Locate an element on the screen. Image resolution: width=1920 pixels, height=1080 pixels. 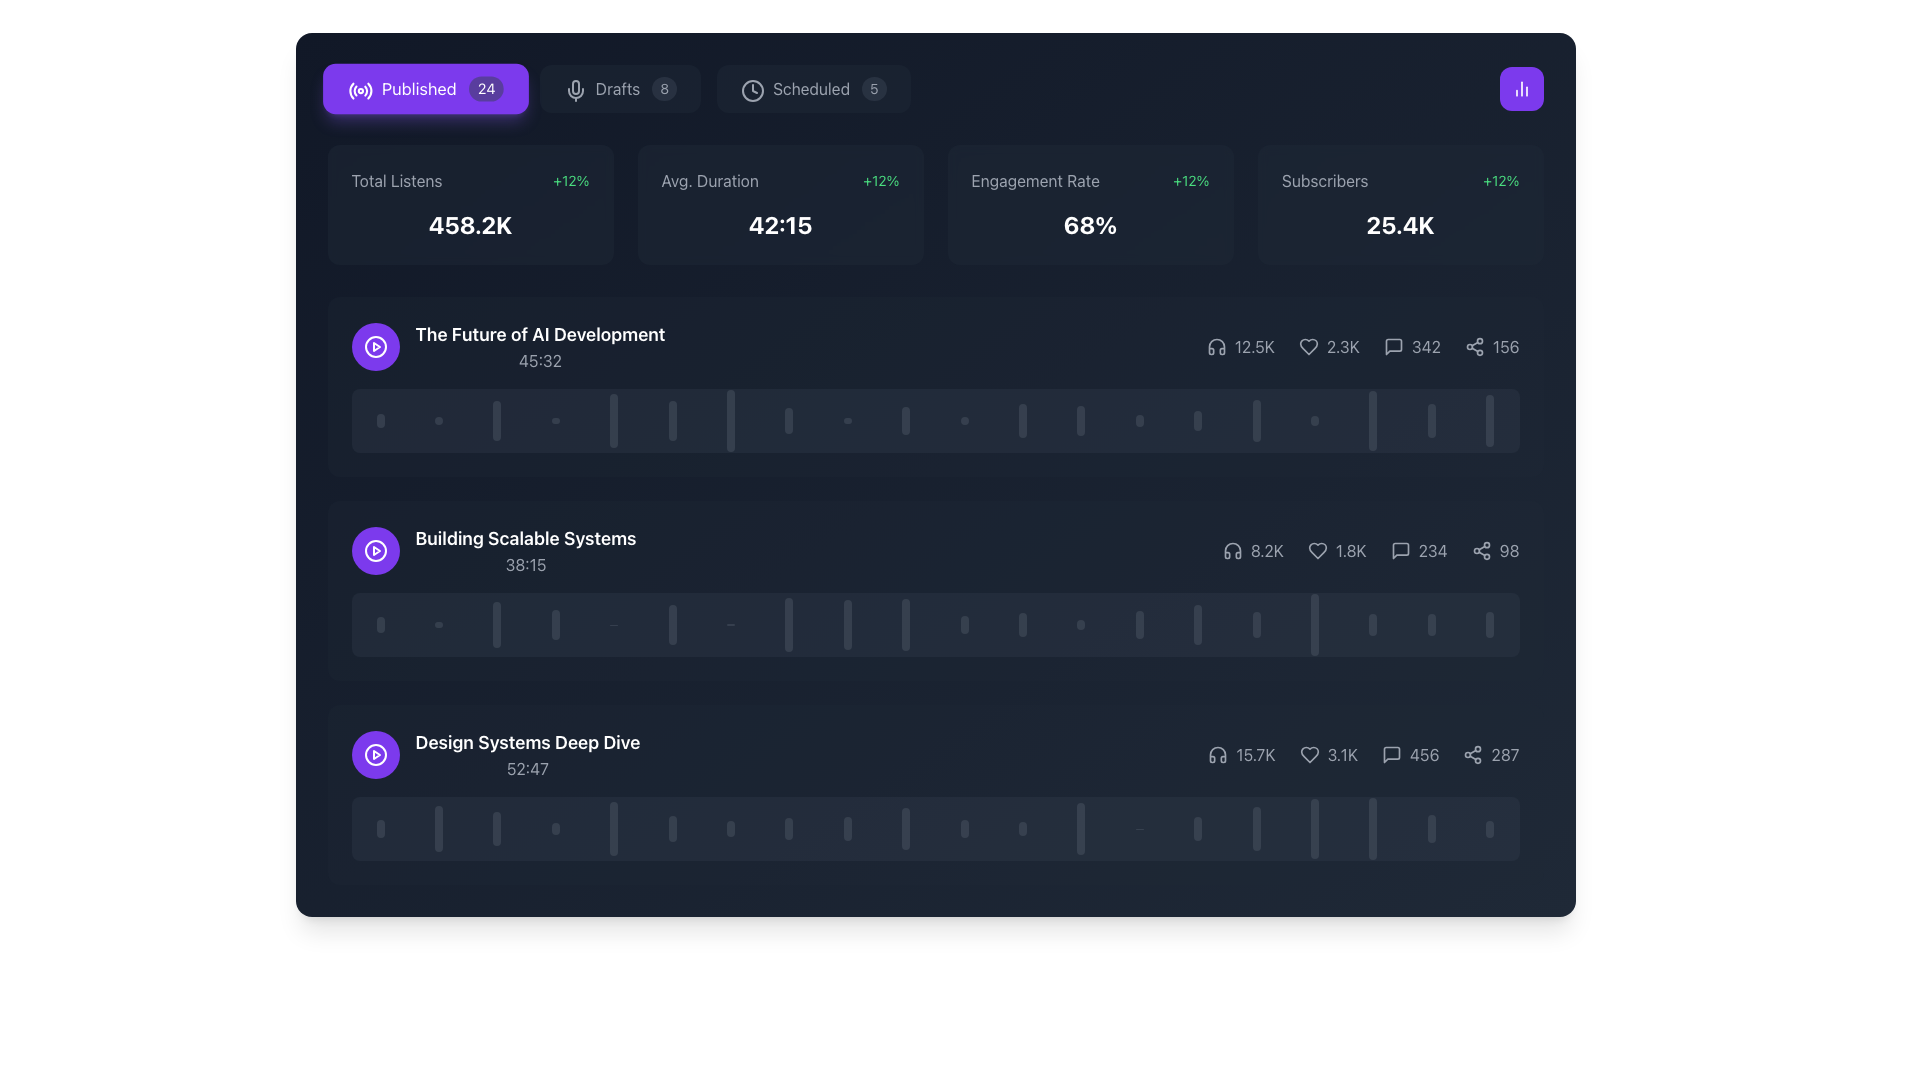
the graphical indicator or bar that represents data for 'The Future of AI Development', which is the third bar from the left in a horizontal group of similar vertical bars is located at coordinates (497, 419).